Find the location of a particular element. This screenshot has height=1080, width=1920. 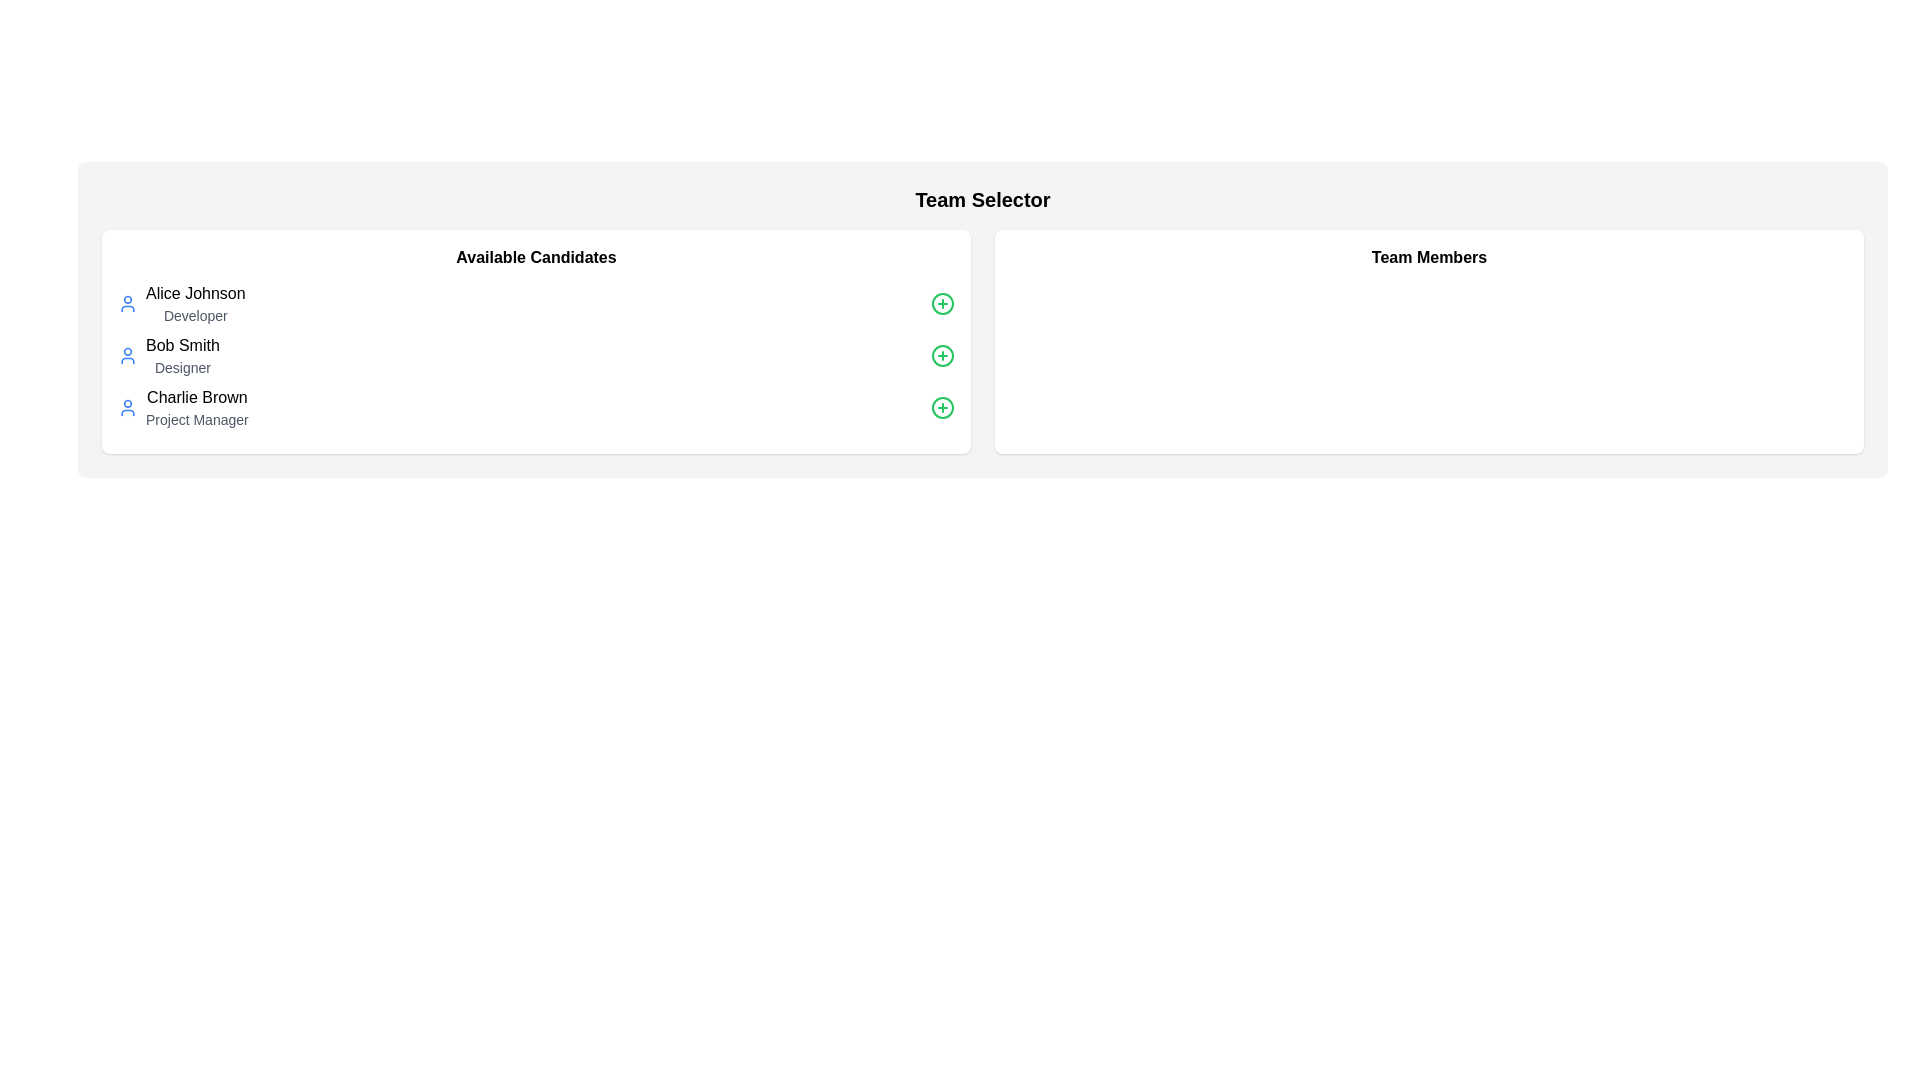

text displayed in the Text Label identifying the user 'Bob Smith', which is the second entry in the list of available candidates is located at coordinates (182, 345).